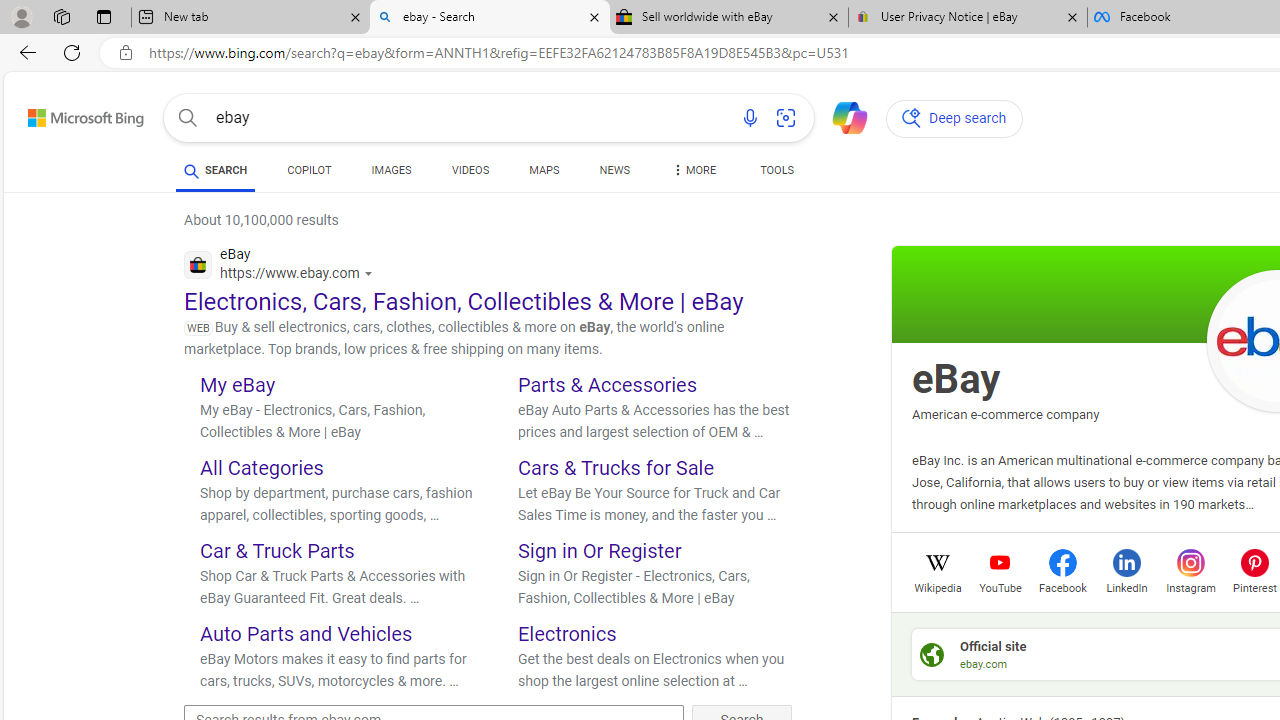  Describe the element at coordinates (490, 17) in the screenshot. I see `'ebay - Search'` at that location.